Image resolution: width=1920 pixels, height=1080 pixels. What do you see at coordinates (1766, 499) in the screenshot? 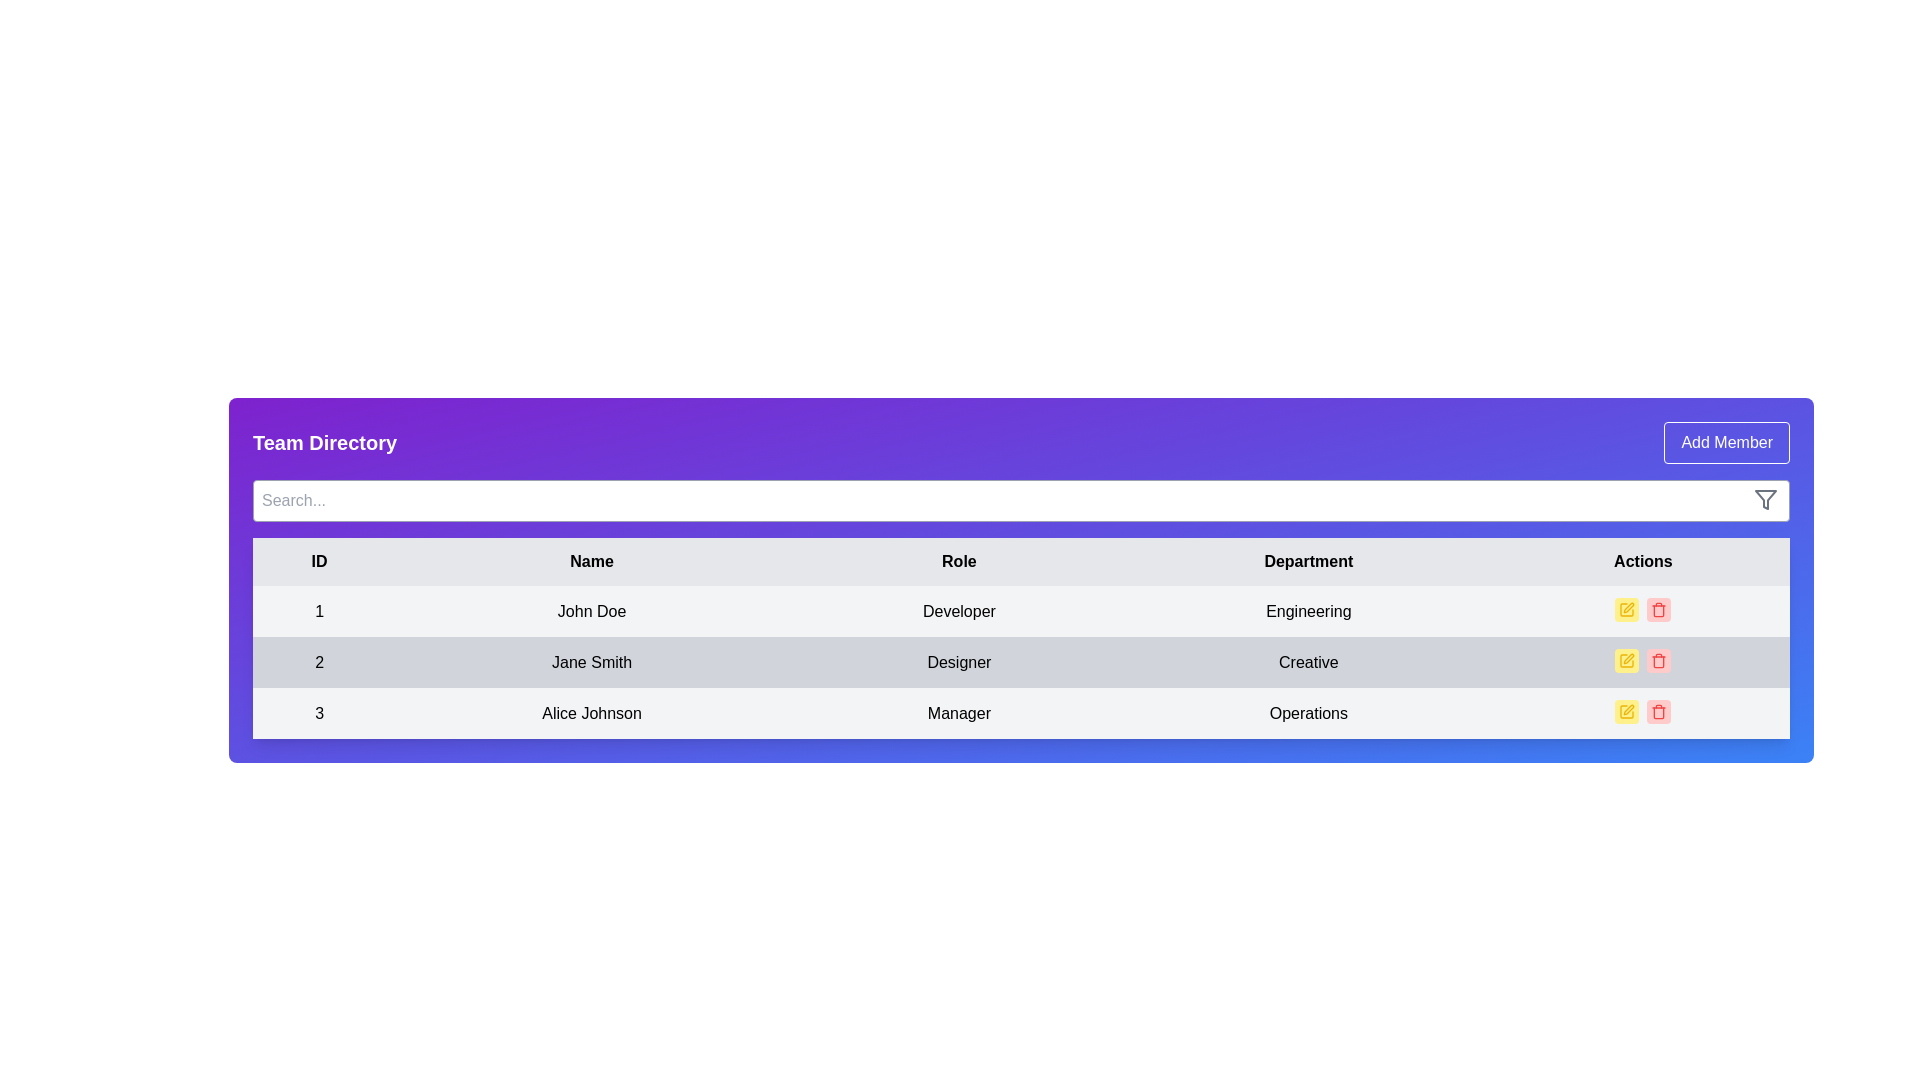
I see `the filter icon button located at the top-right corner of the search bar` at bounding box center [1766, 499].